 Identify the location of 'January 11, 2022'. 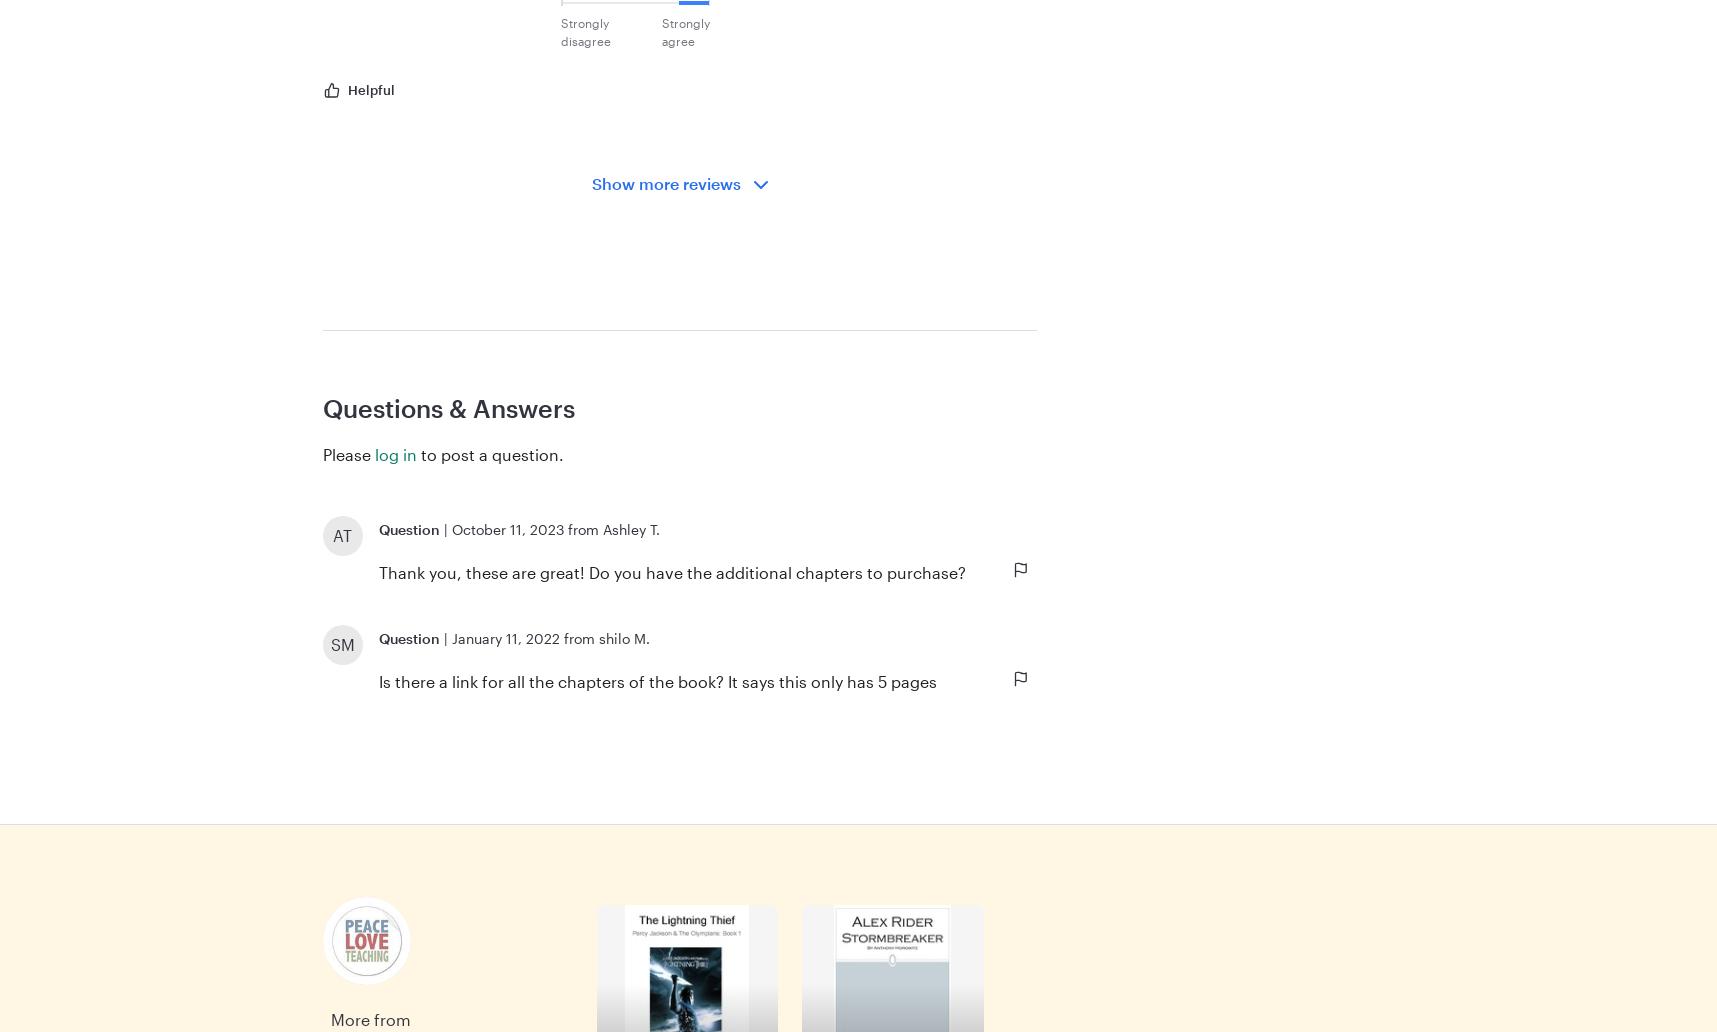
(504, 638).